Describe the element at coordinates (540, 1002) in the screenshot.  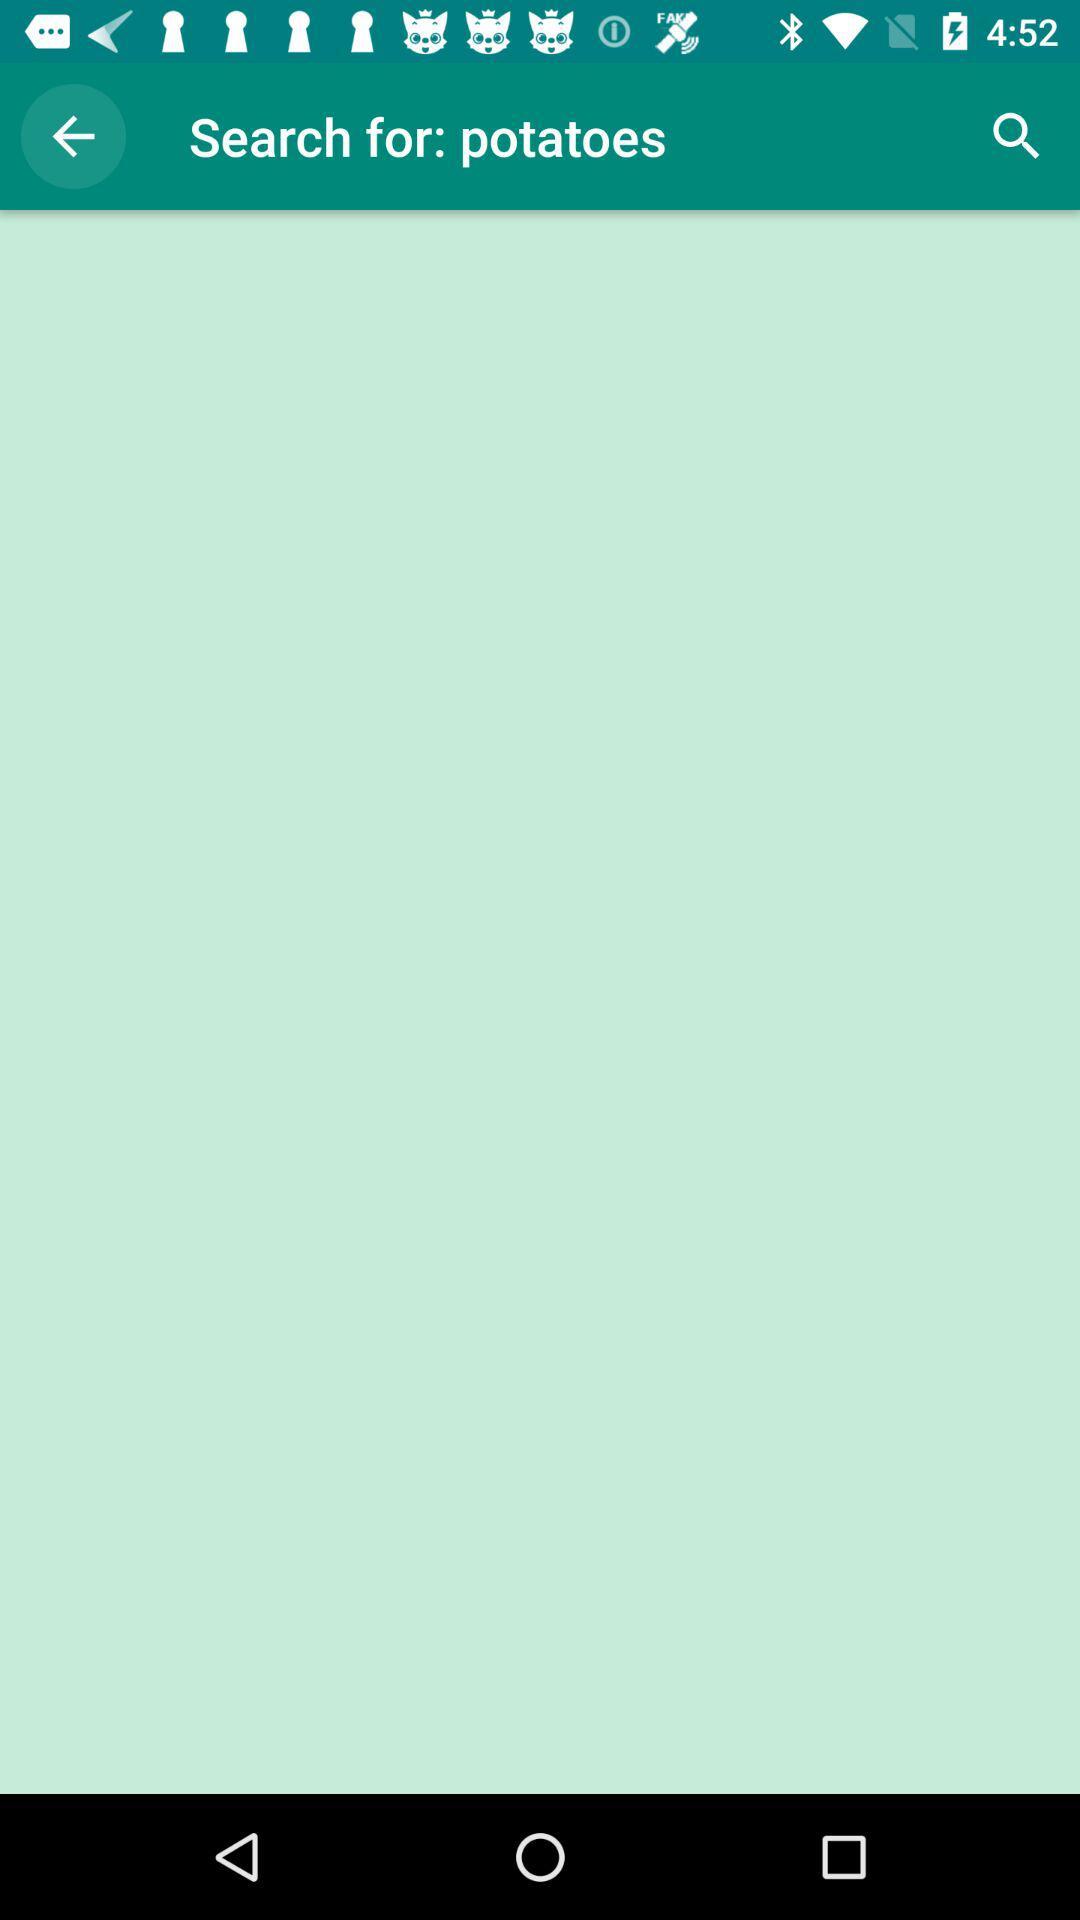
I see `the item at the center` at that location.